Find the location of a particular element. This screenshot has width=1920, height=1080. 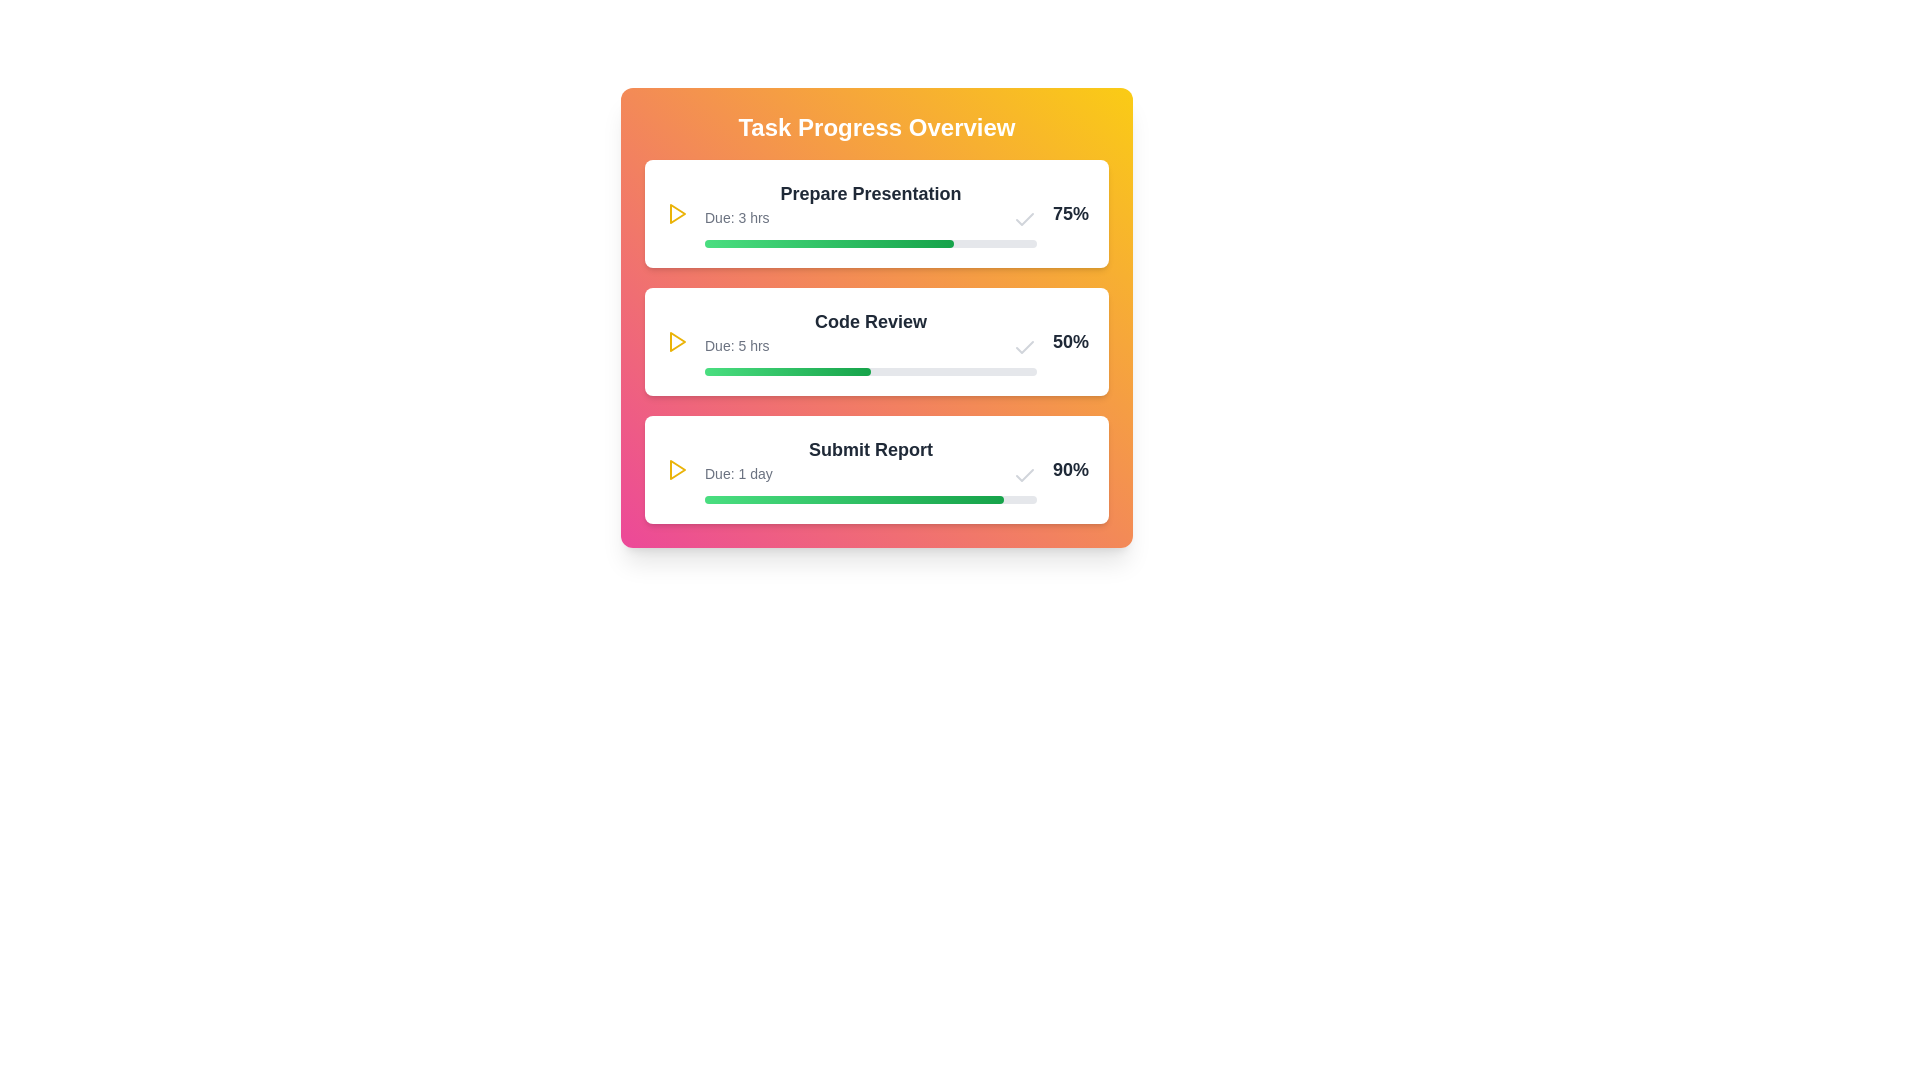

the Progress Indicator Bar located in the 'Submit Report' section, which visually represents progress with a green gradient background is located at coordinates (854, 499).